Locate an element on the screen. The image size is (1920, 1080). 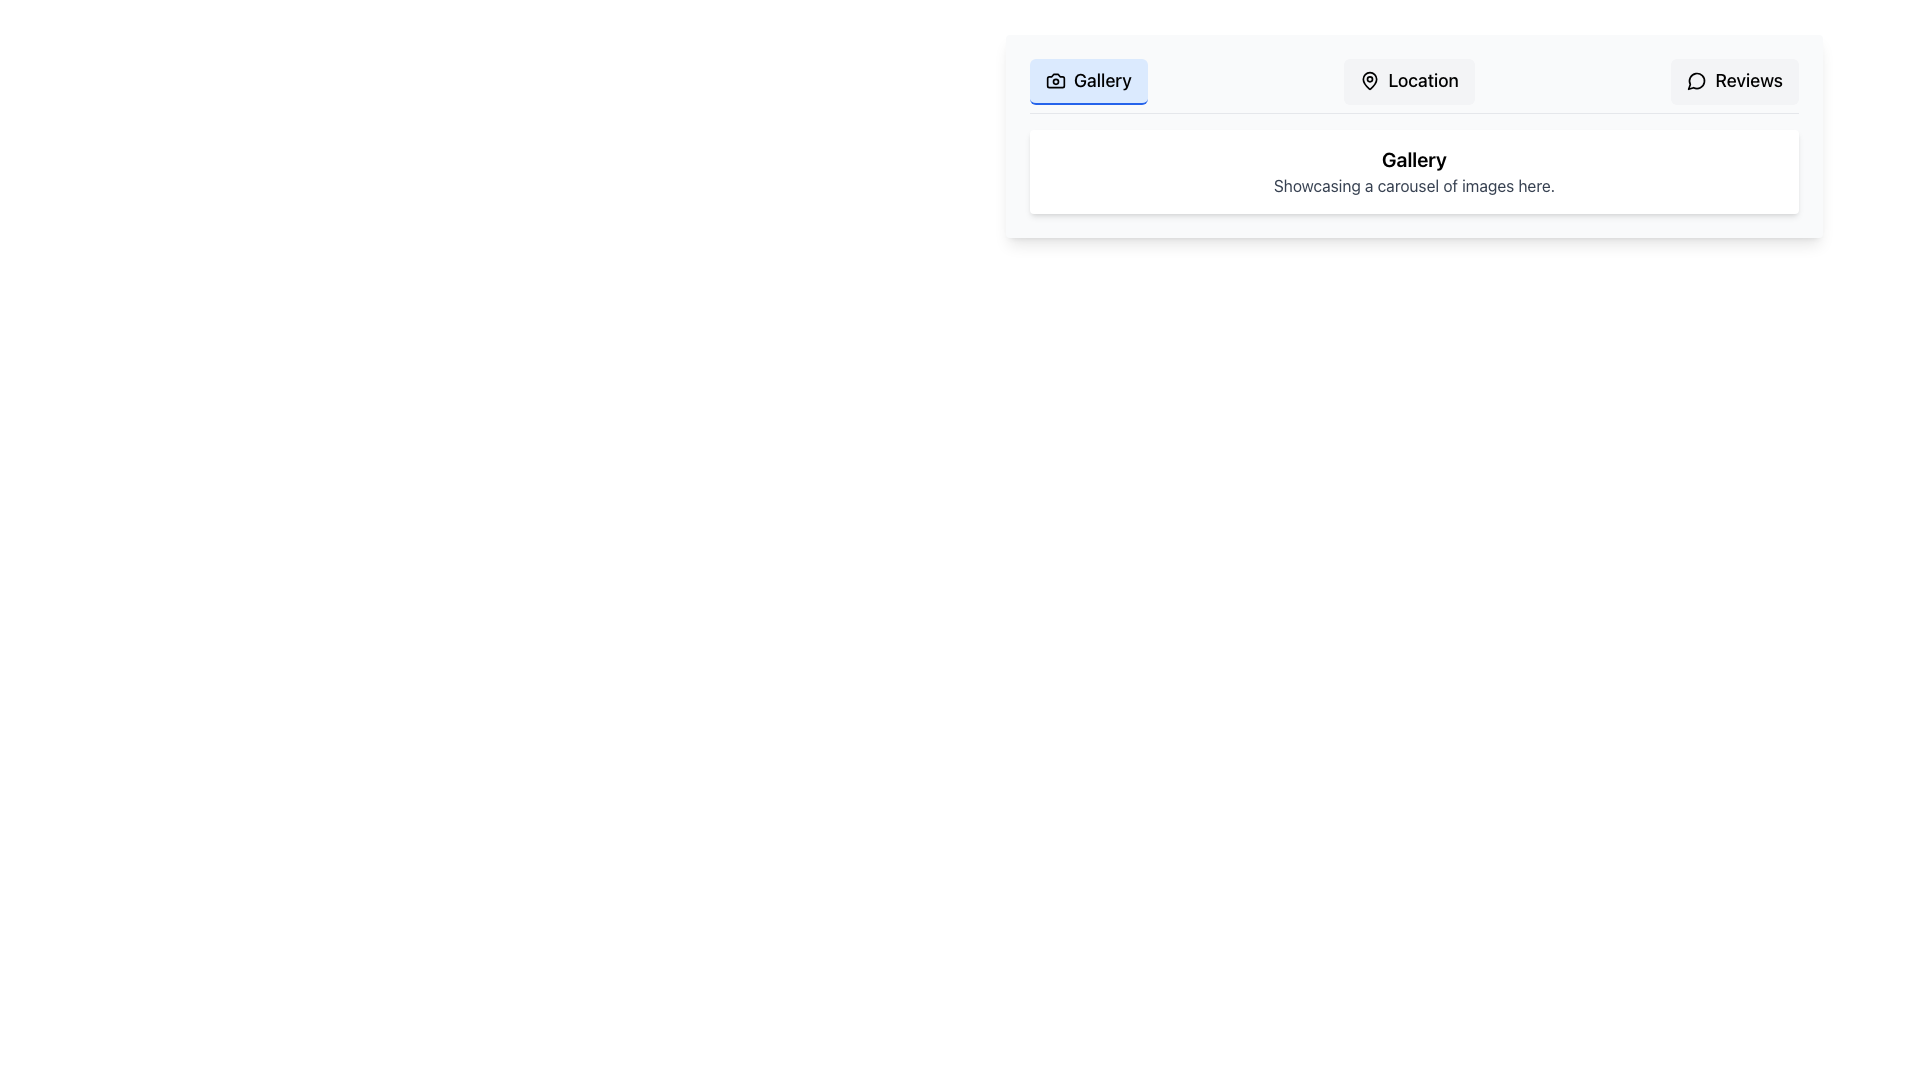
the 'Location' tab button which has a light gray background and a map pin icon to potentially reveal a tooltip or highlight effect is located at coordinates (1408, 80).